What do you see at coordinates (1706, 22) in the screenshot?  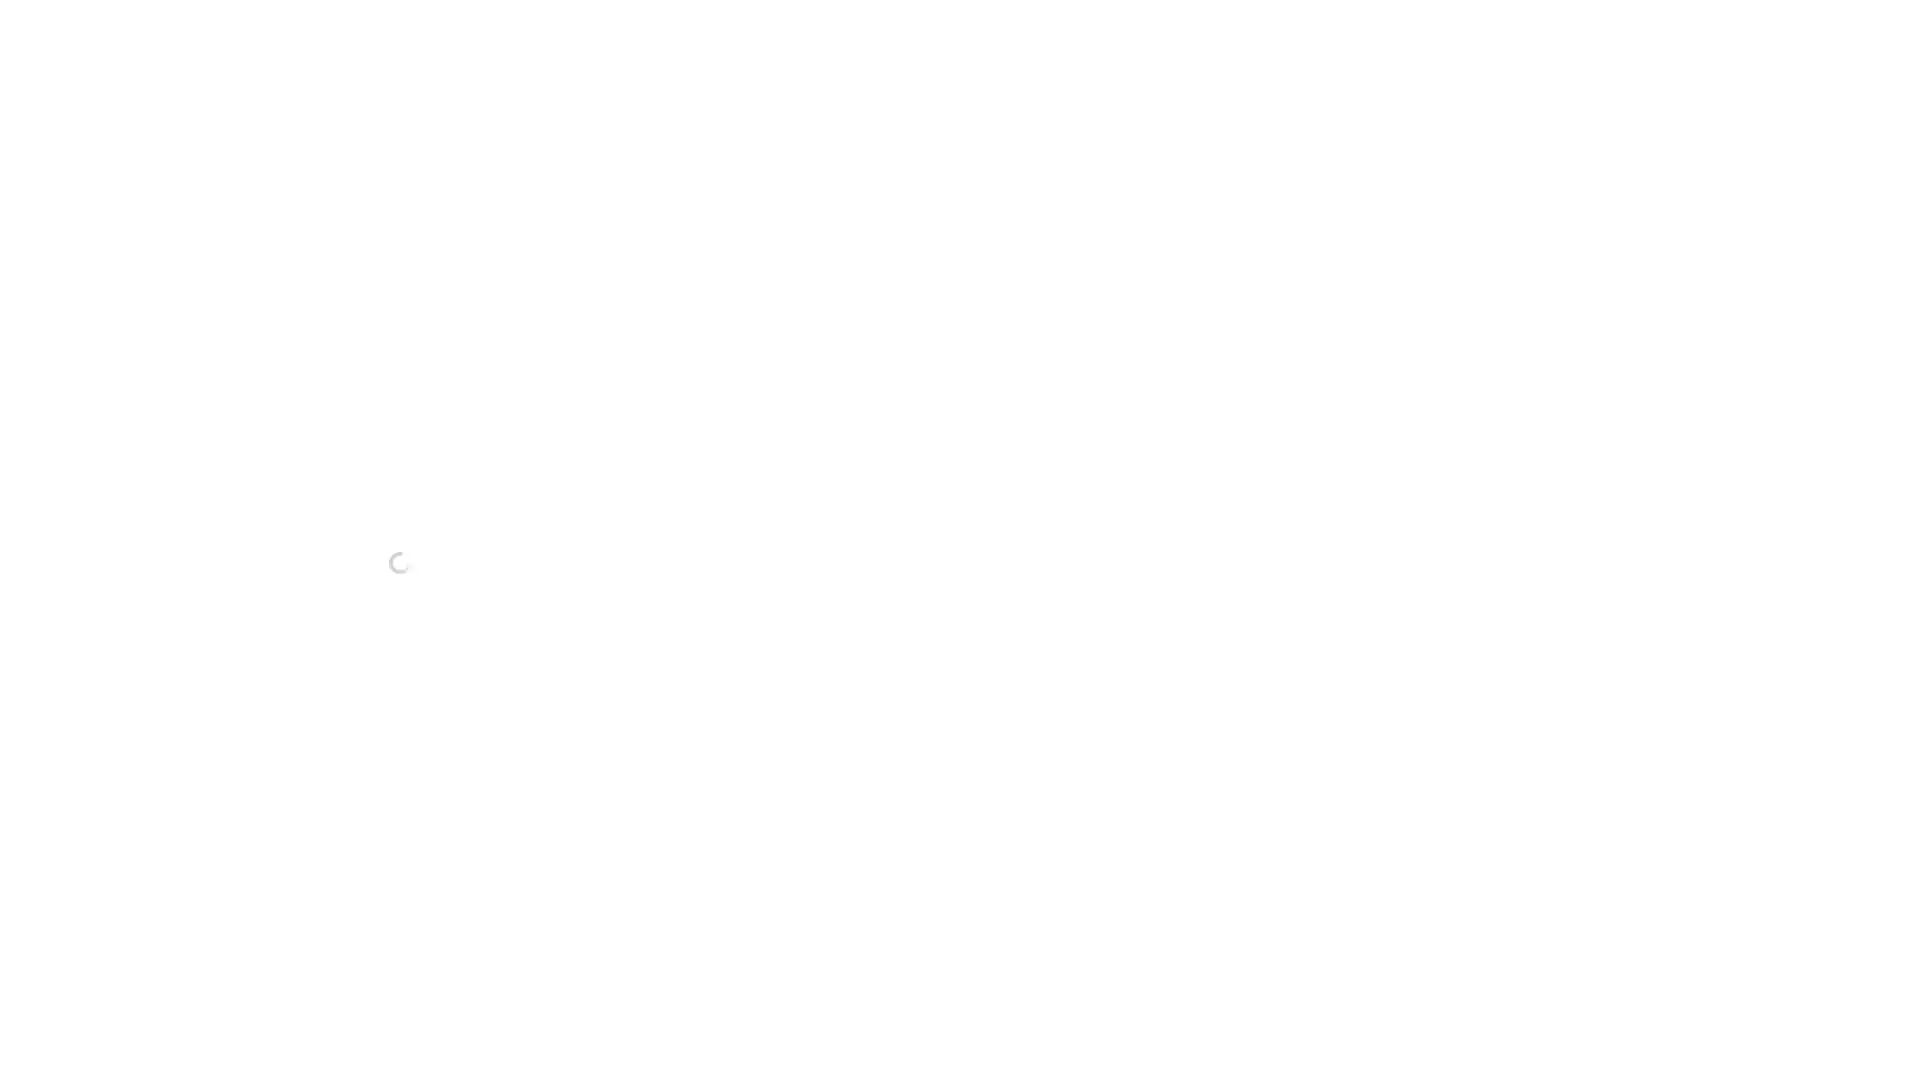 I see `Search` at bounding box center [1706, 22].